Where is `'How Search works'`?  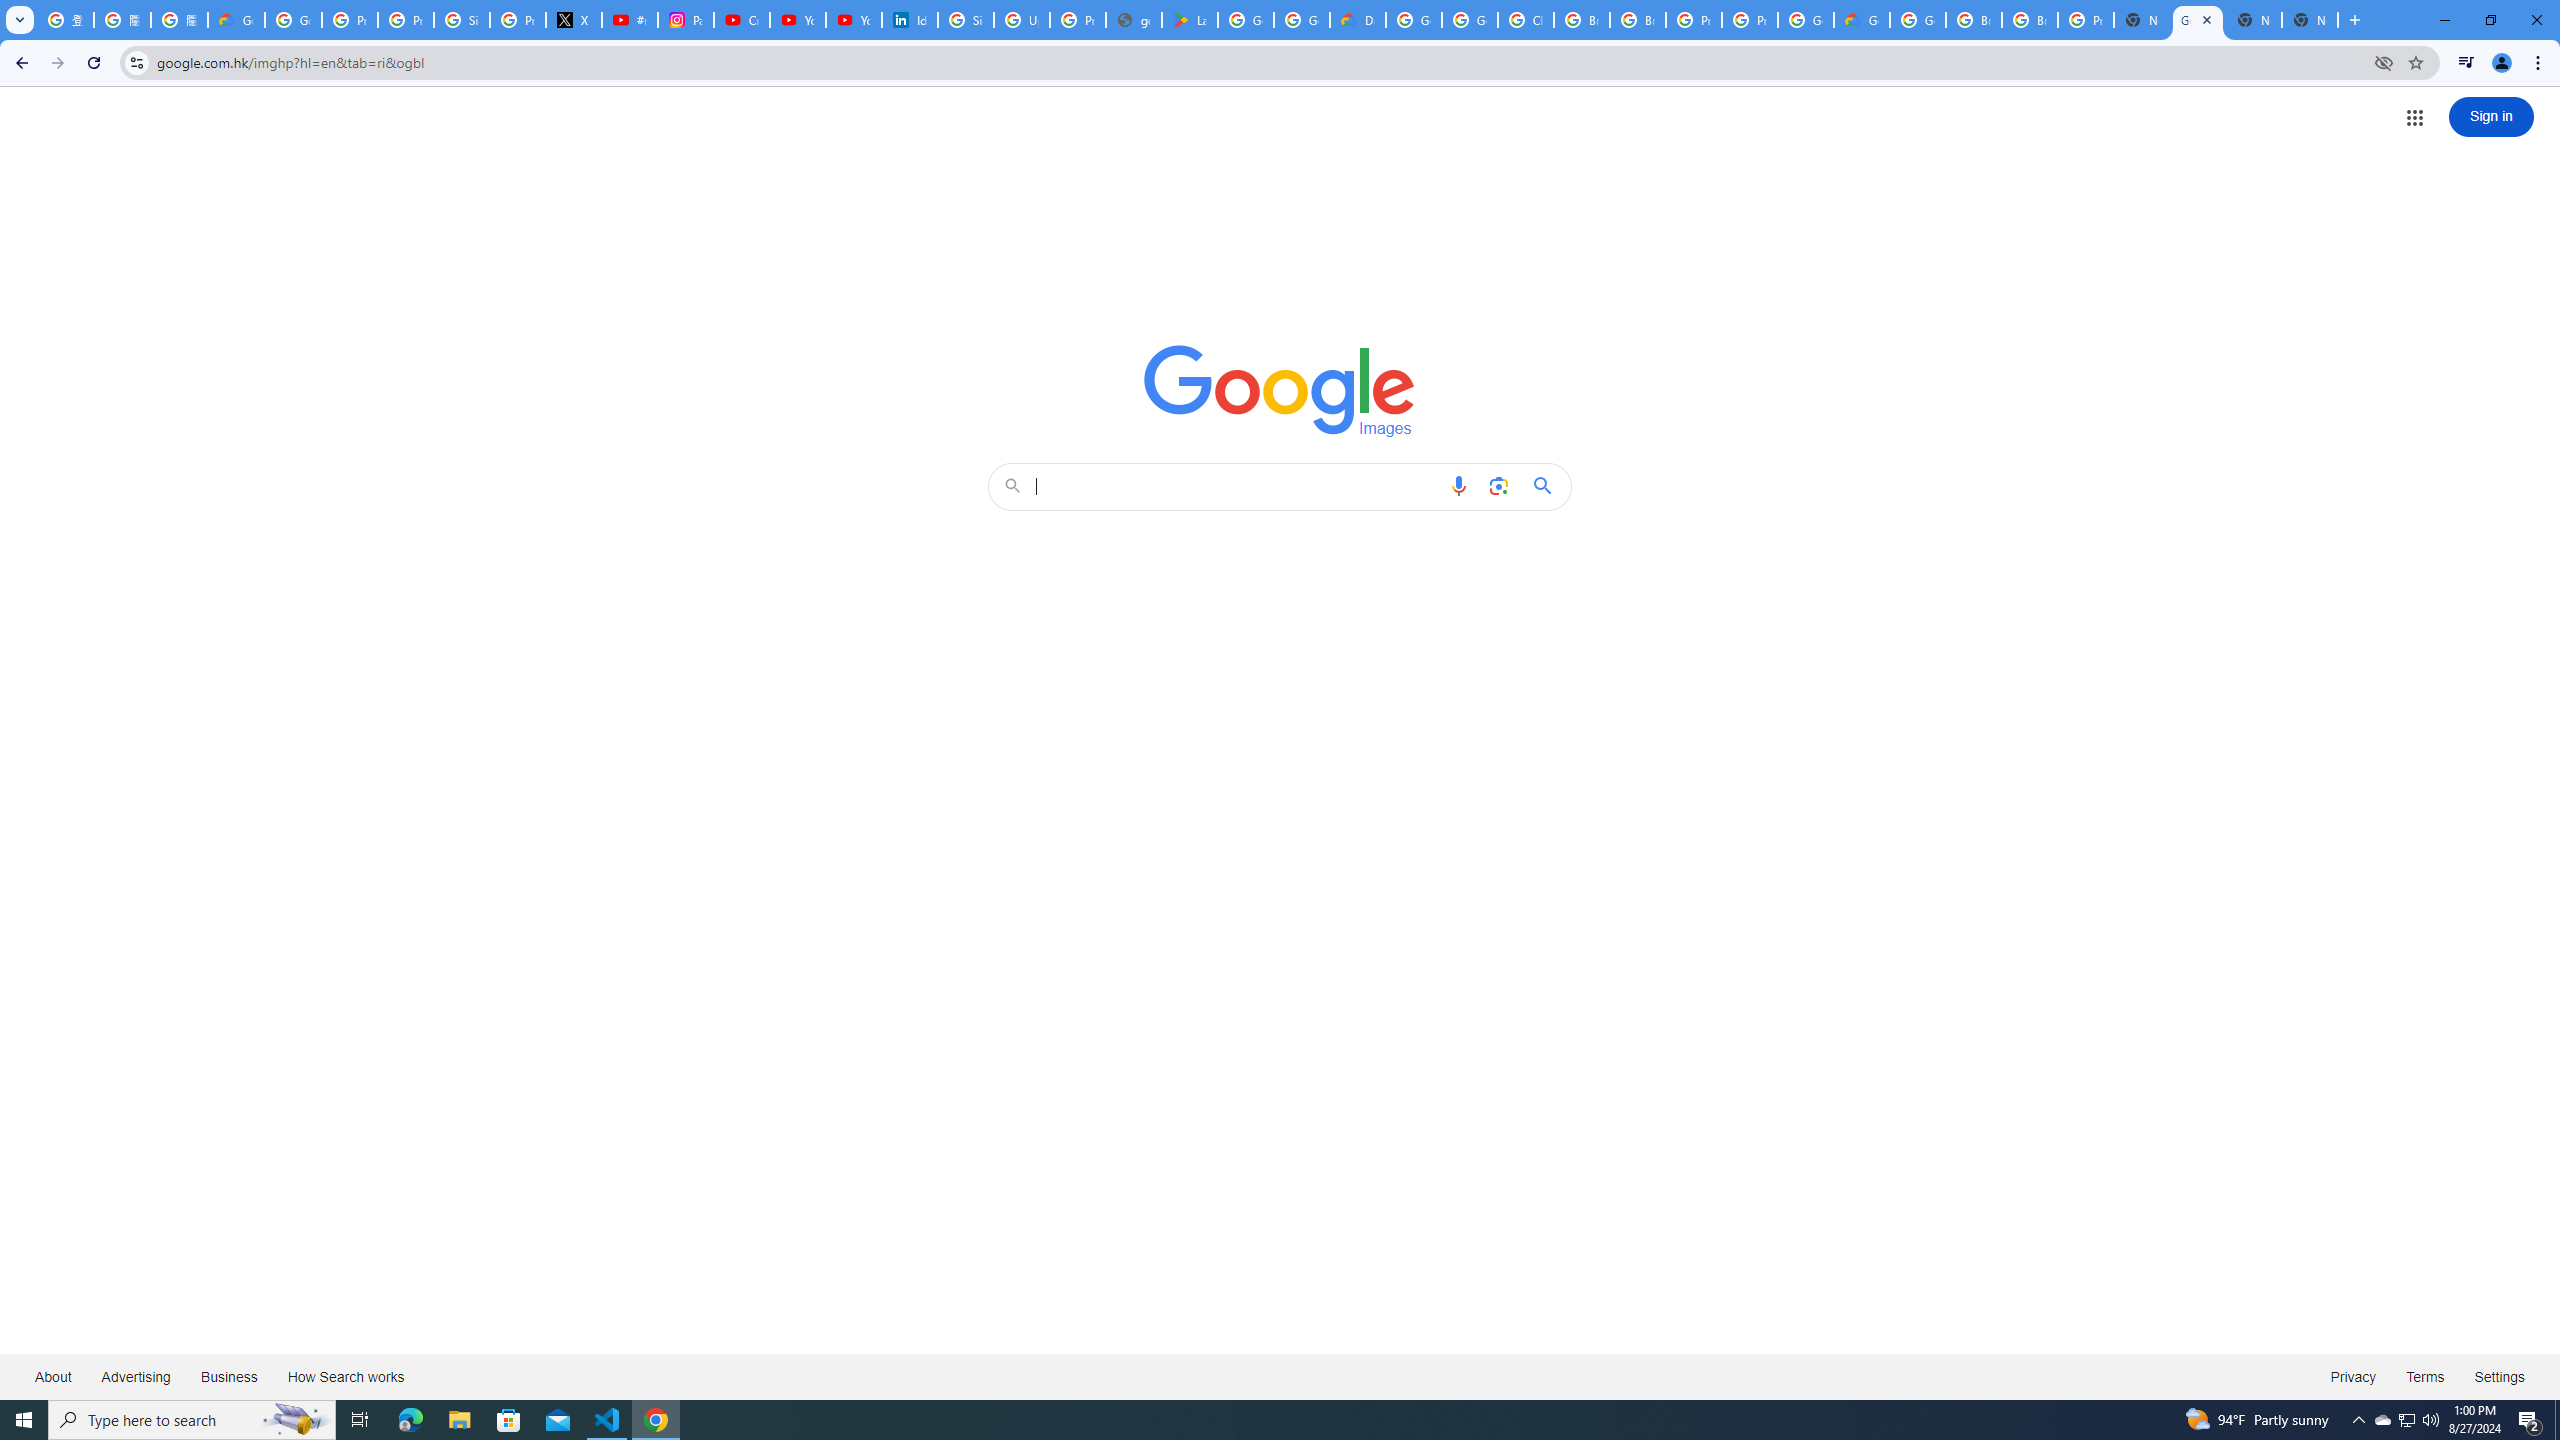
'How Search works' is located at coordinates (345, 1375).